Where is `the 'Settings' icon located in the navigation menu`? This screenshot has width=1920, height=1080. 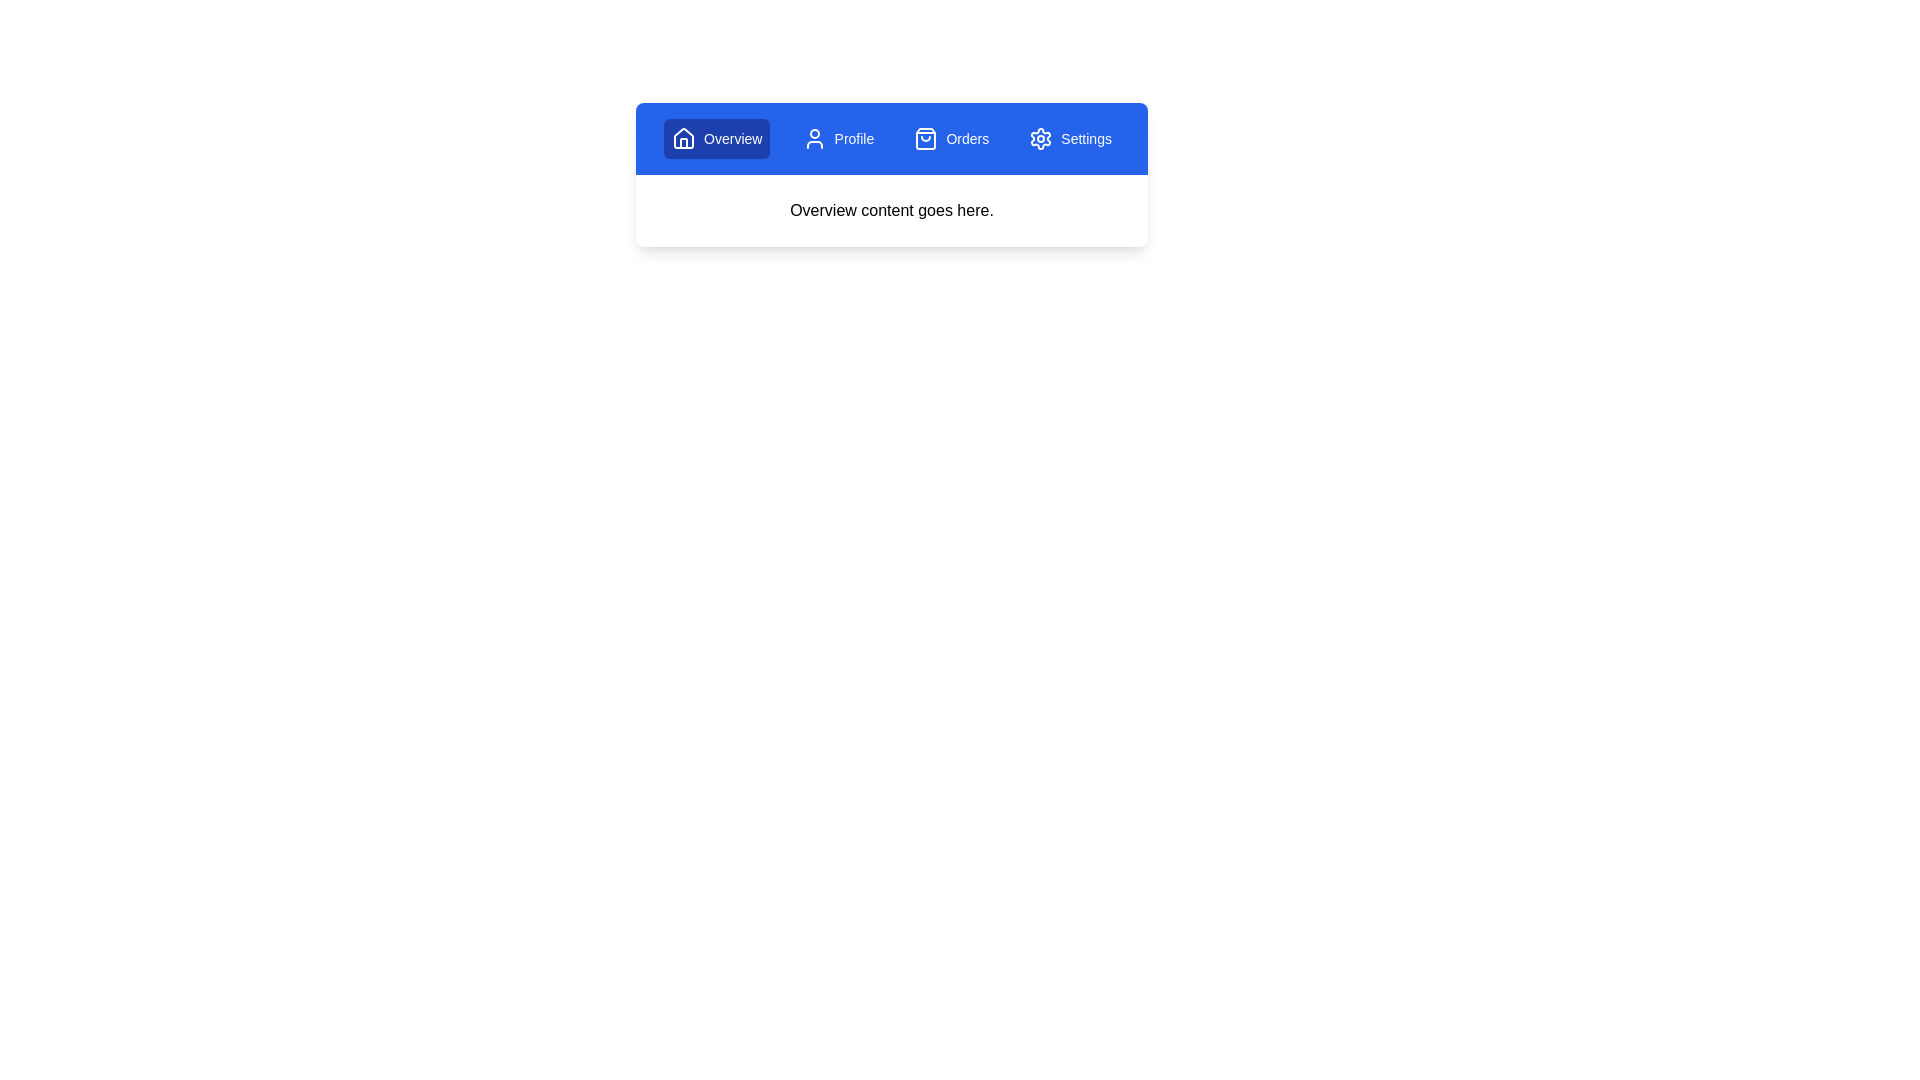
the 'Settings' icon located in the navigation menu is located at coordinates (1040, 137).